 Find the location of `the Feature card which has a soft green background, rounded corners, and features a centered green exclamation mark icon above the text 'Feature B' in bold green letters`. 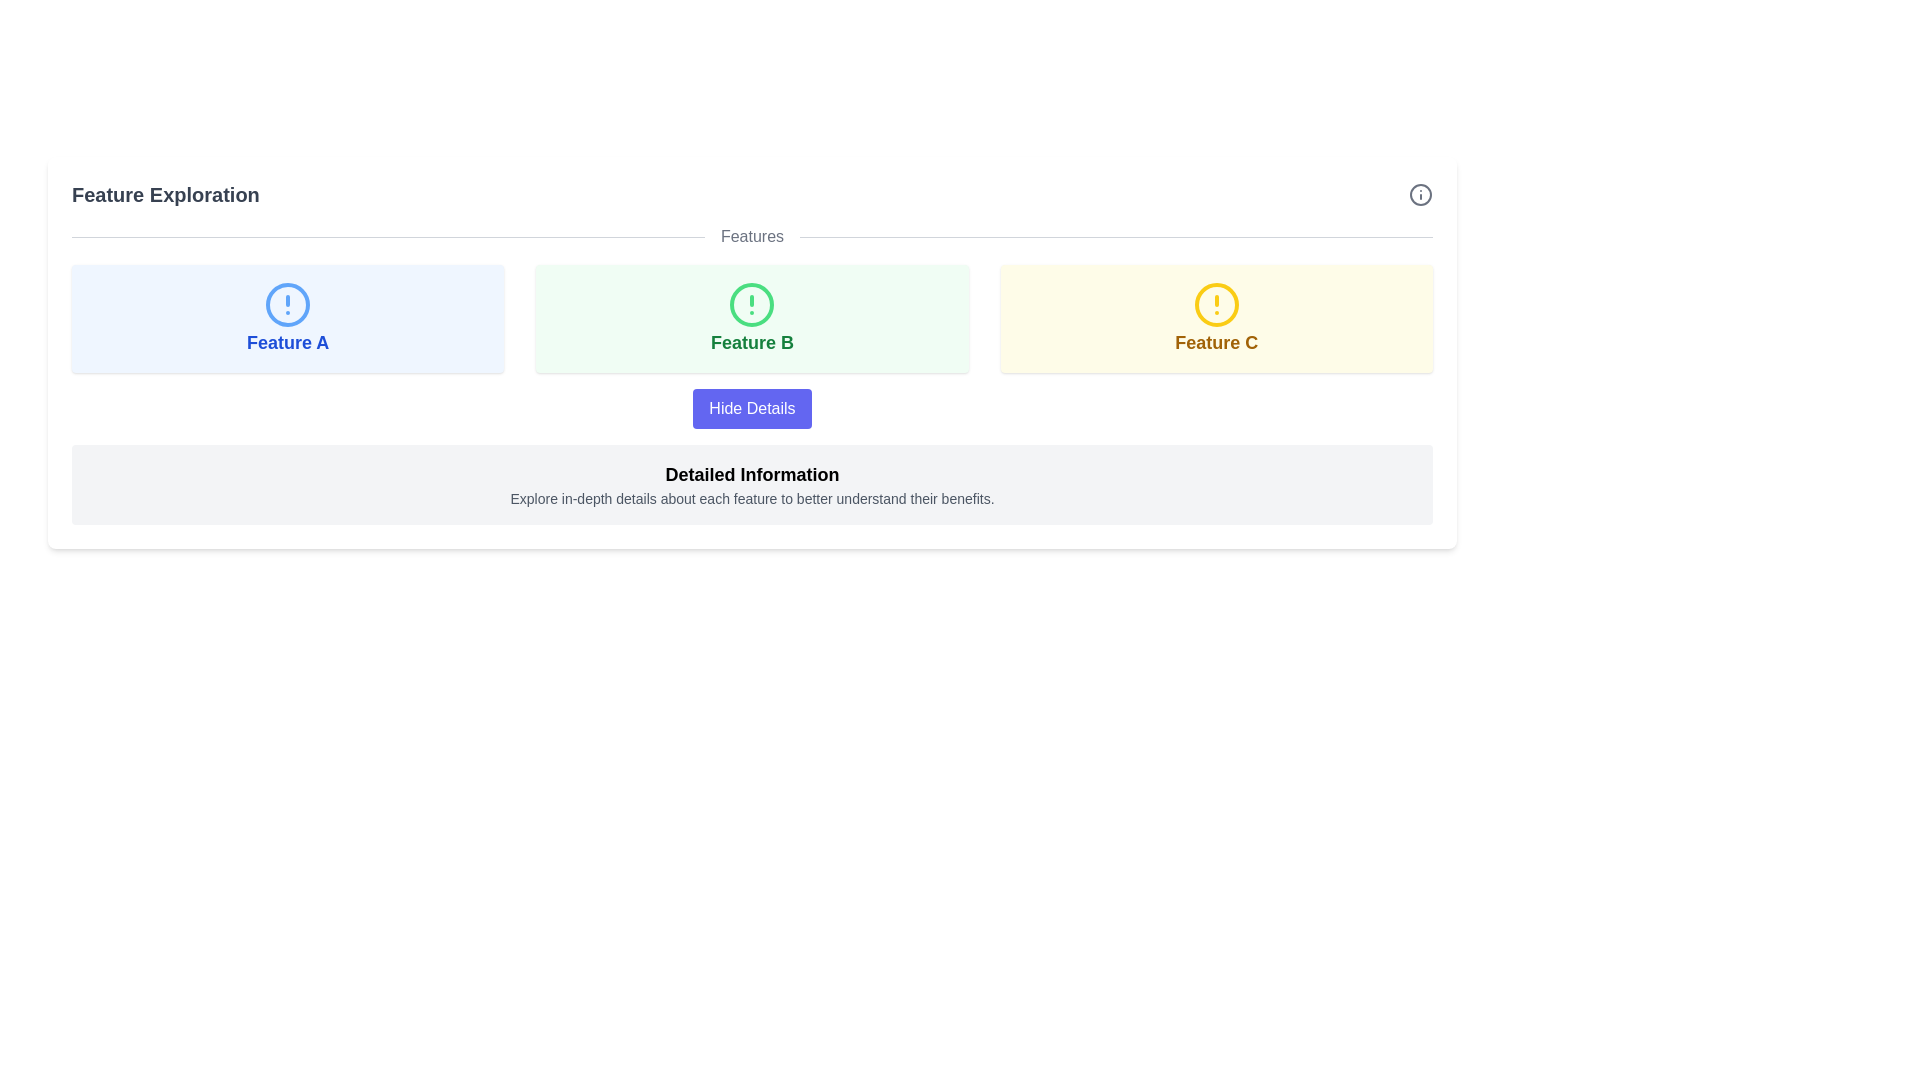

the Feature card which has a soft green background, rounded corners, and features a centered green exclamation mark icon above the text 'Feature B' in bold green letters is located at coordinates (751, 318).